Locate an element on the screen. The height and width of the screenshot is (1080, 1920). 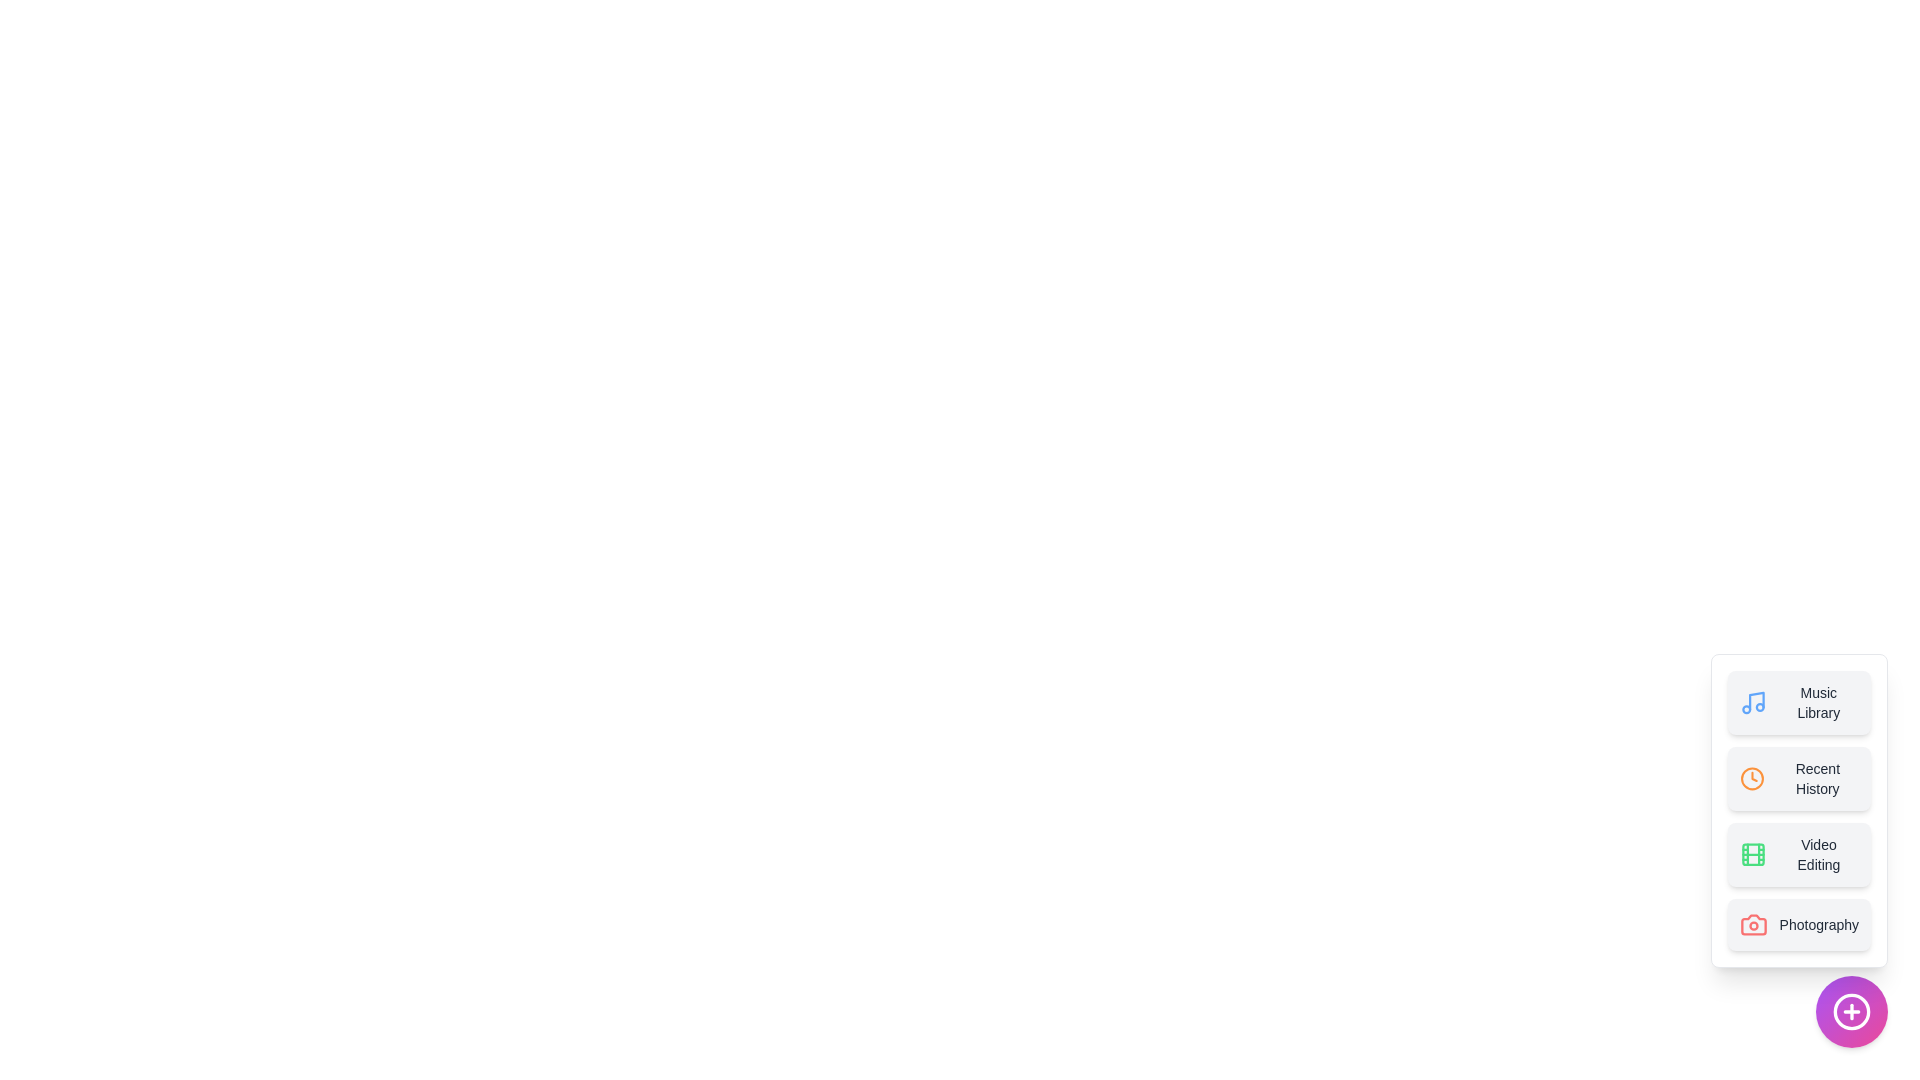
the Photography option is located at coordinates (1799, 925).